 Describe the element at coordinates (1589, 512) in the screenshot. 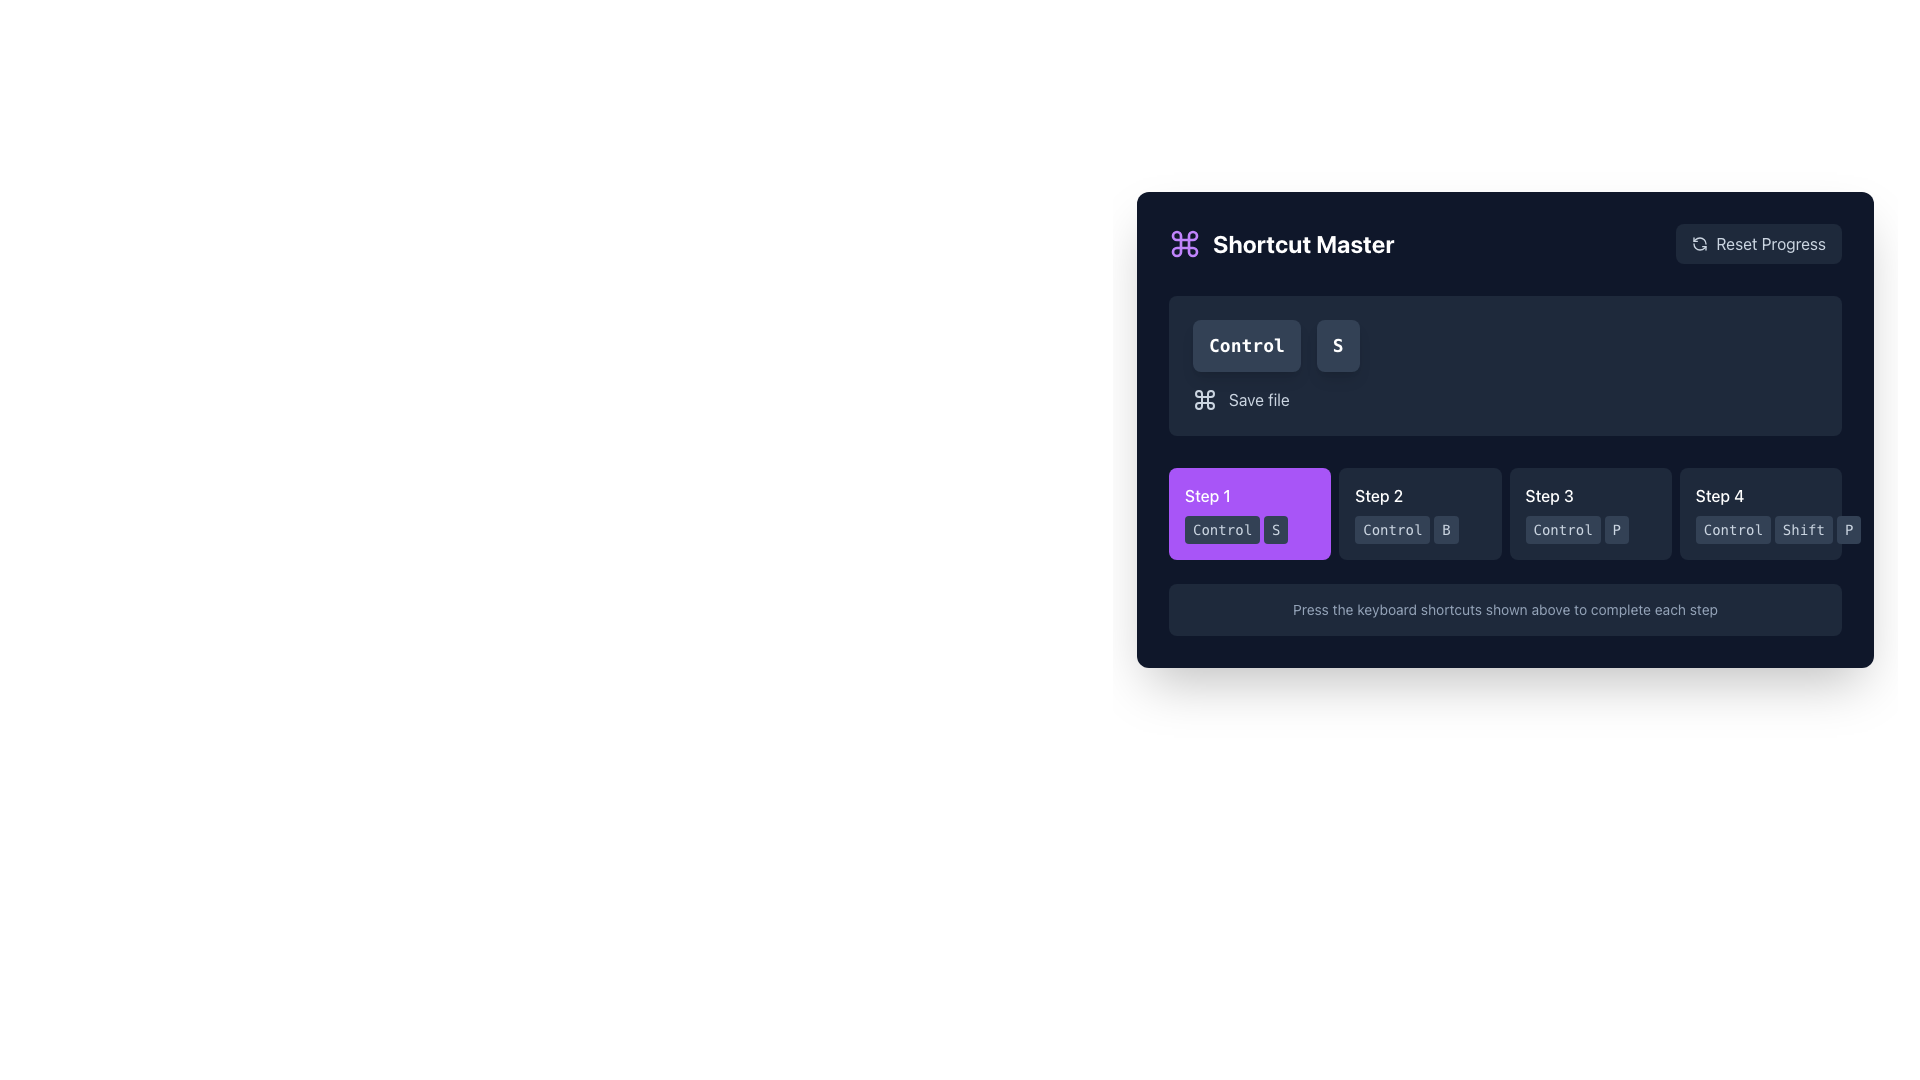

I see `the Card element labeled 'Step 3' with a dark slate blue background located in the third position of the step-grid layout` at that location.